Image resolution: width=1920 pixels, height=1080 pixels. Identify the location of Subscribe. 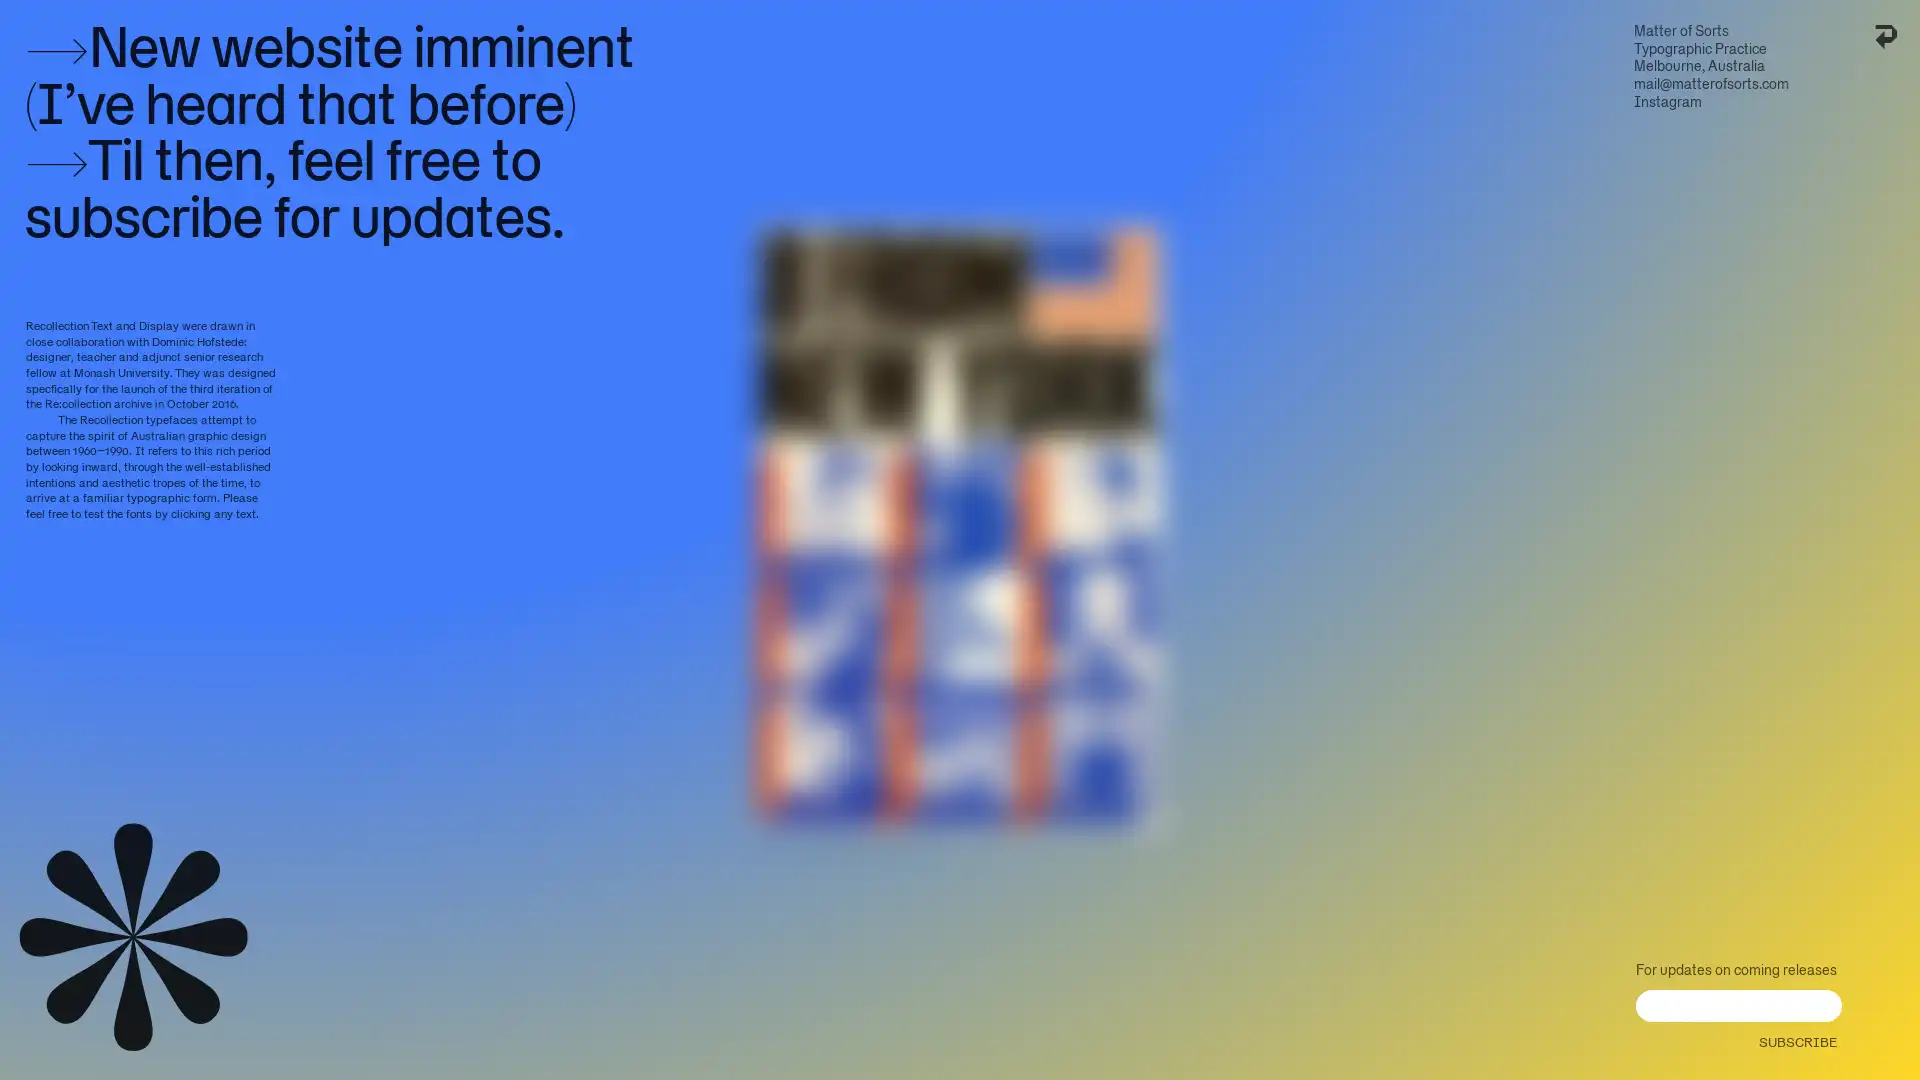
(1795, 1036).